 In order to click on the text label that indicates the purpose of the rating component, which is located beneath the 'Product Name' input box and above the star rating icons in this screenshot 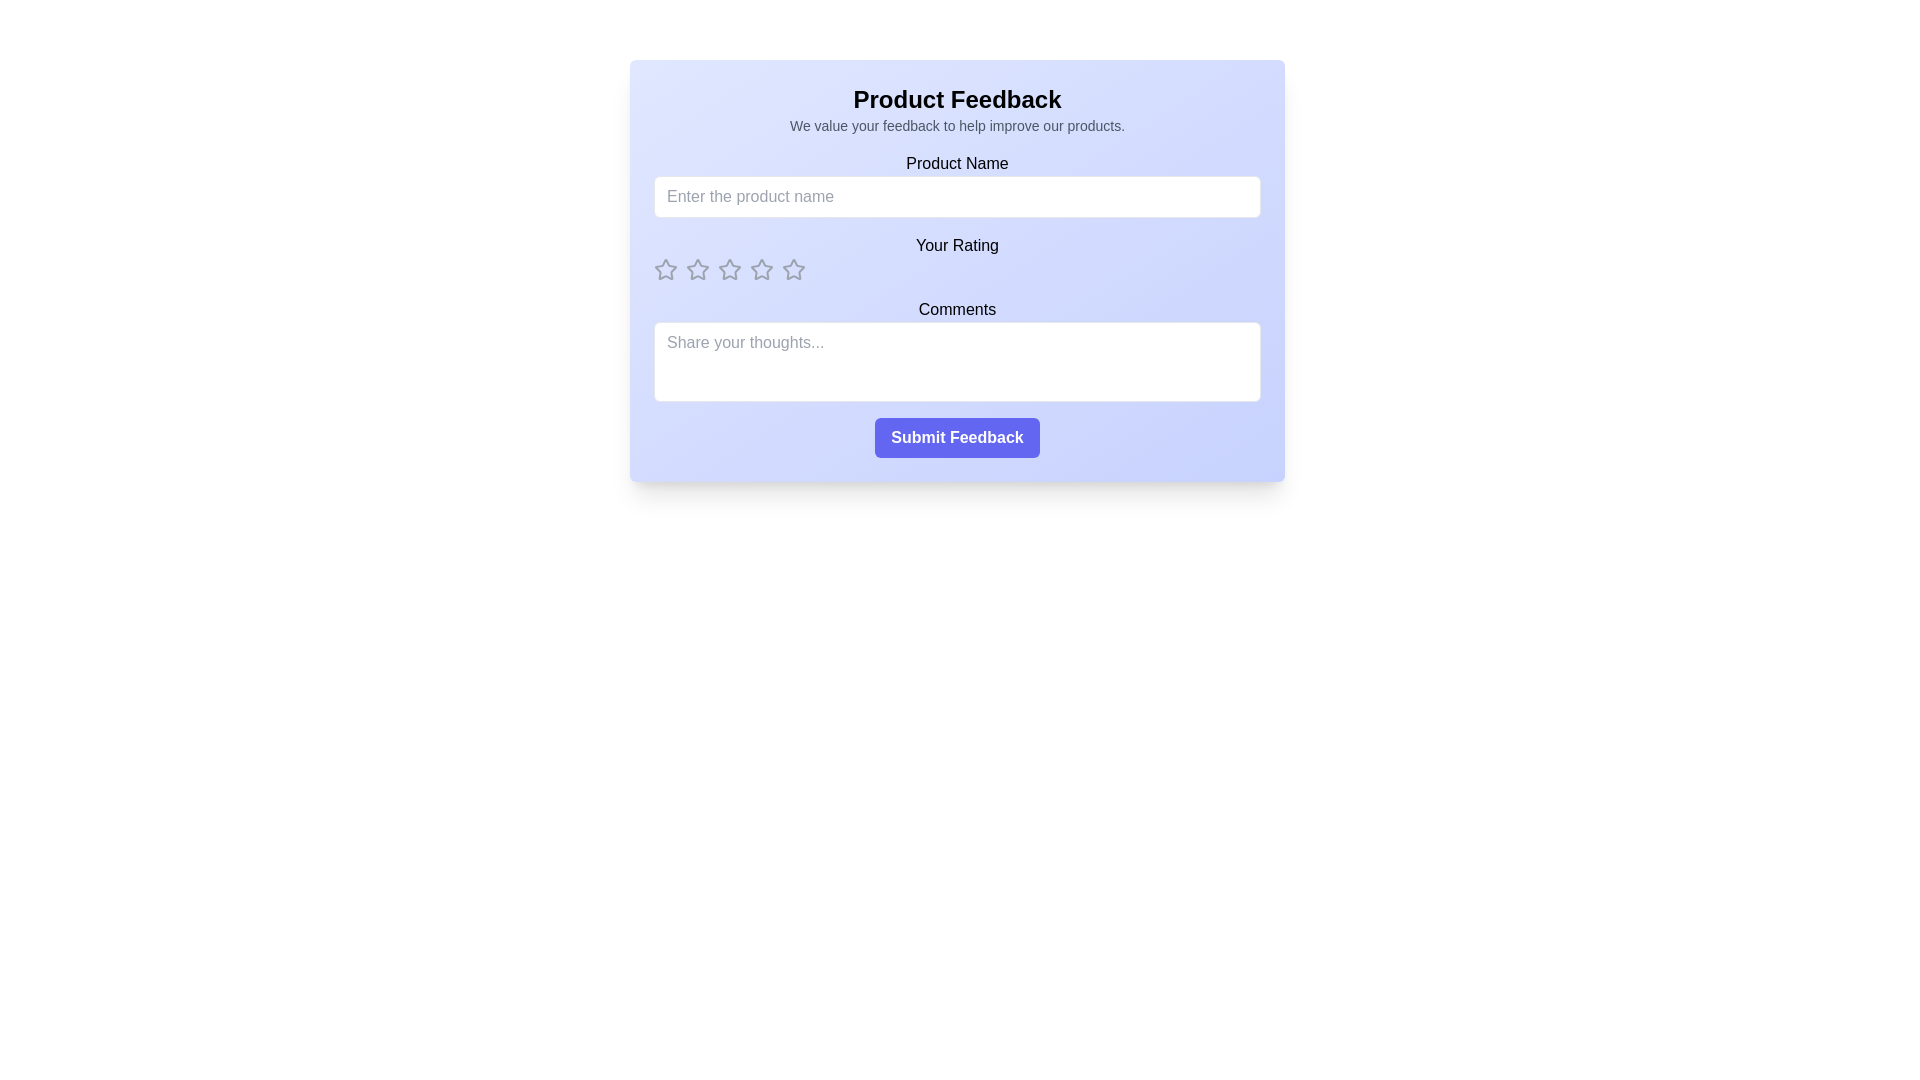, I will do `click(956, 245)`.